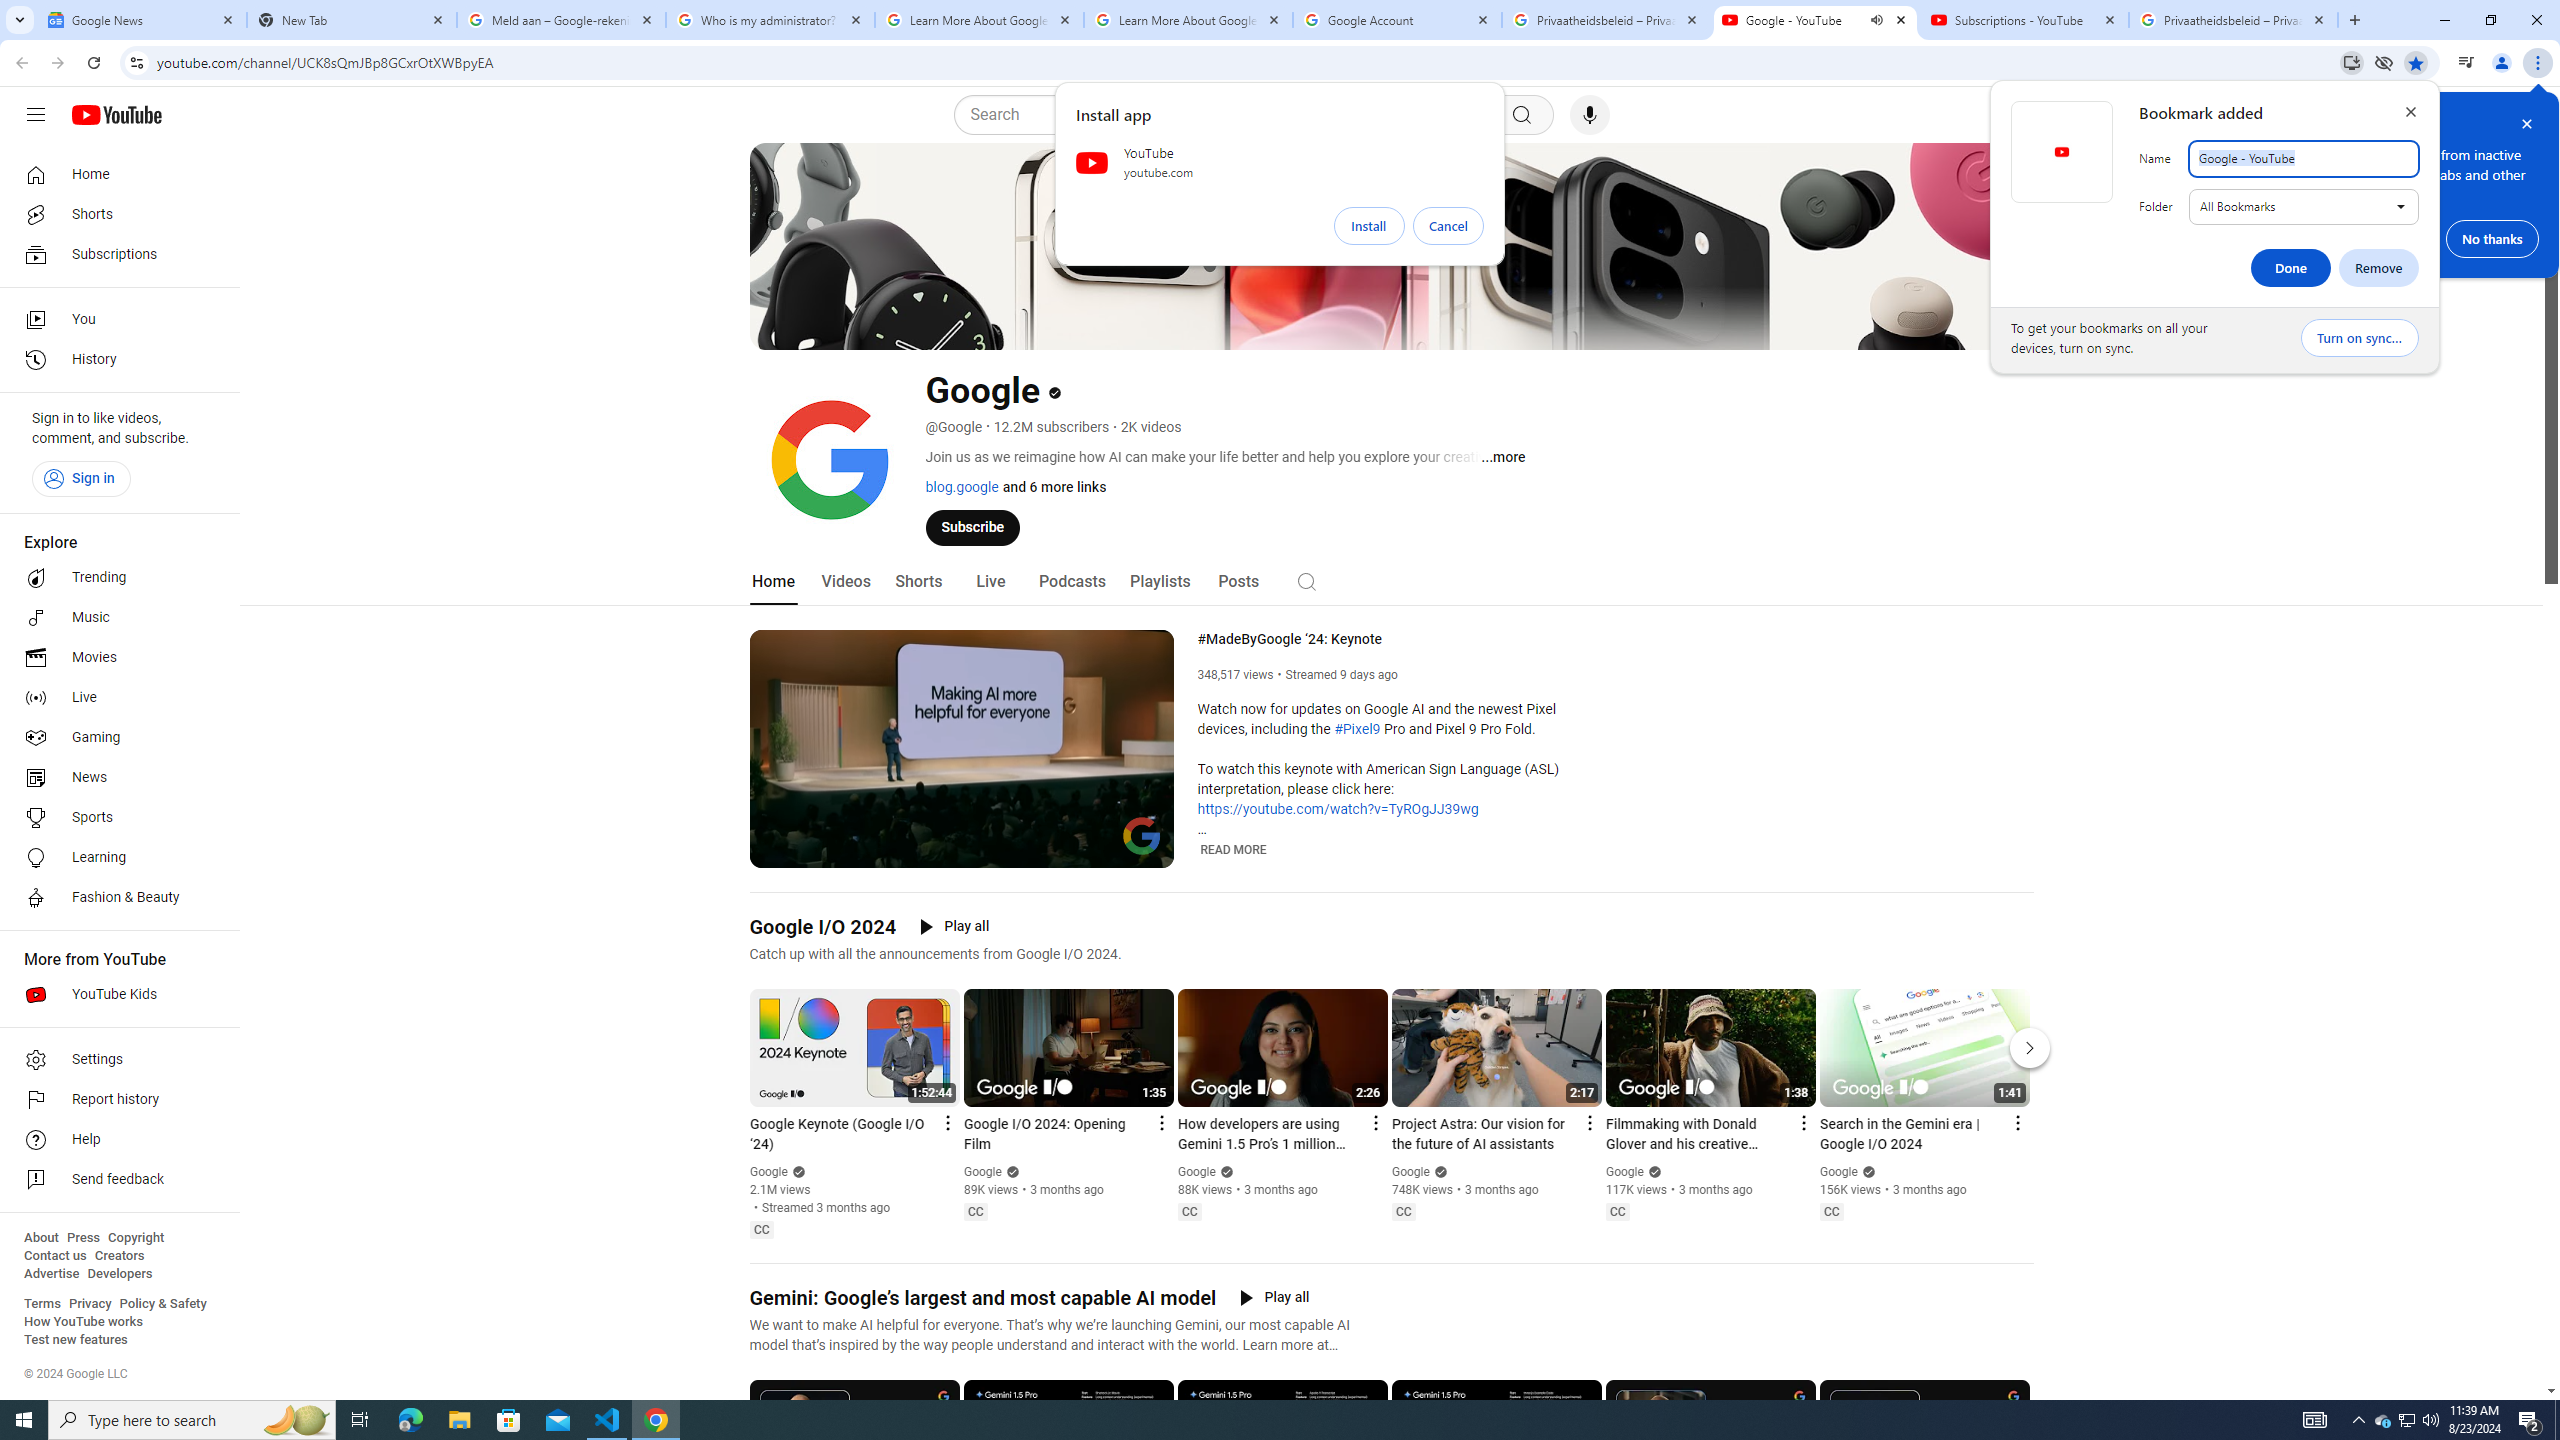 This screenshot has width=2560, height=1440. Describe the element at coordinates (2491, 238) in the screenshot. I see `'No thanks'` at that location.